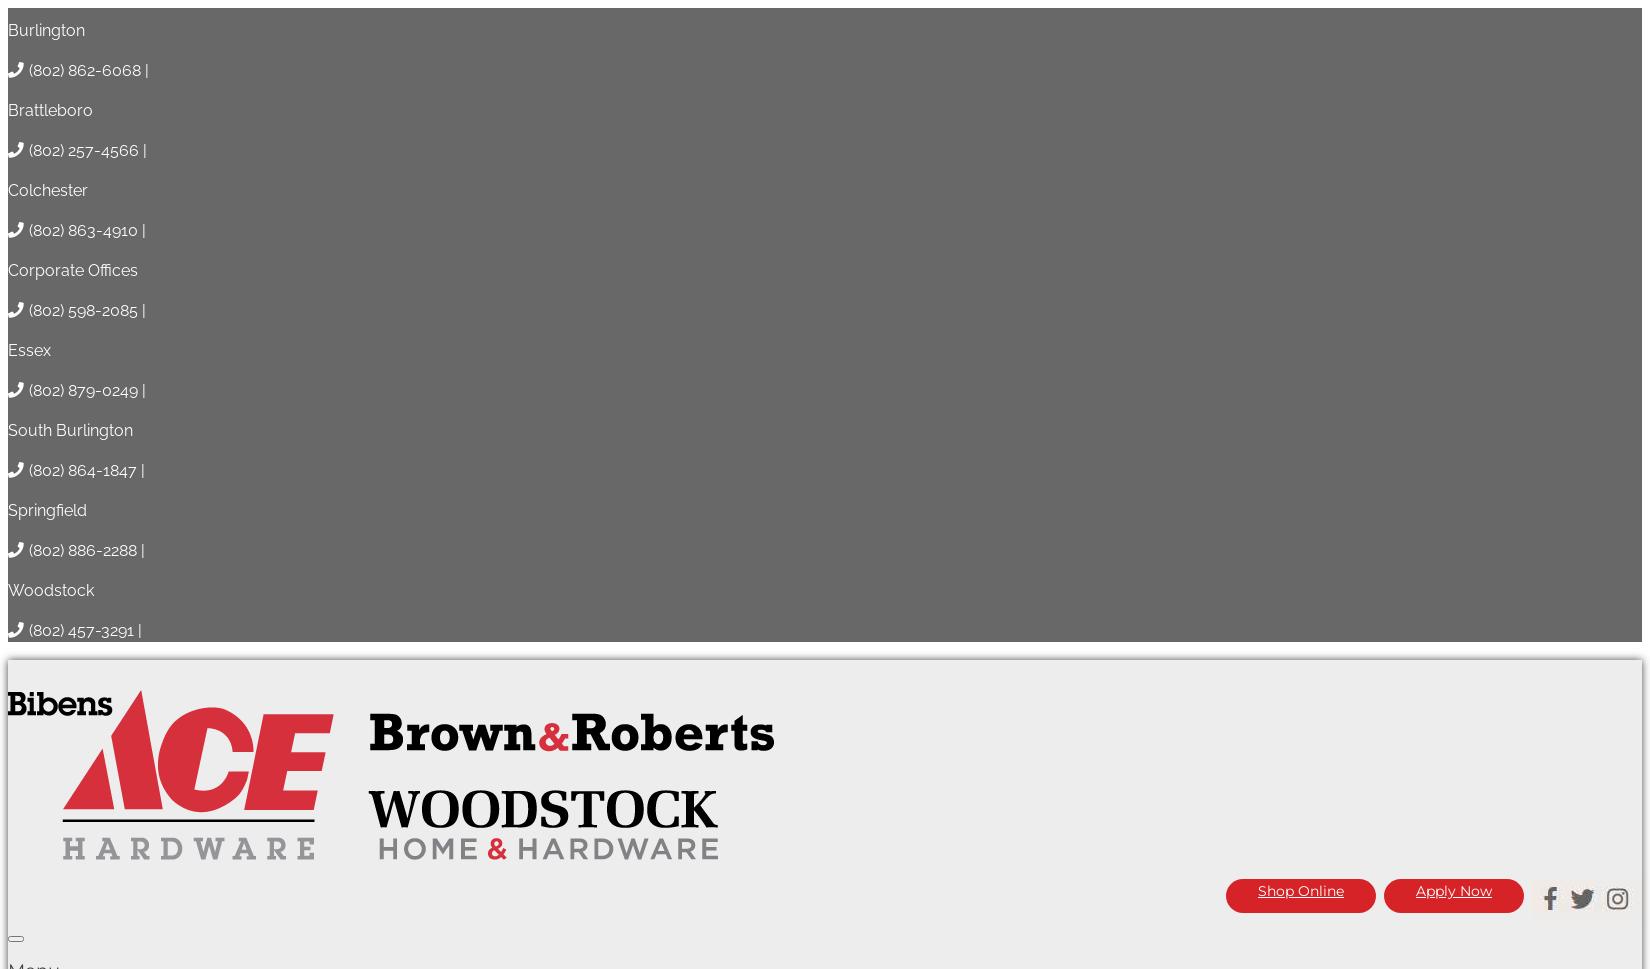 This screenshot has height=969, width=1650. I want to click on 'Lemon Verbena', so click(74, 746).